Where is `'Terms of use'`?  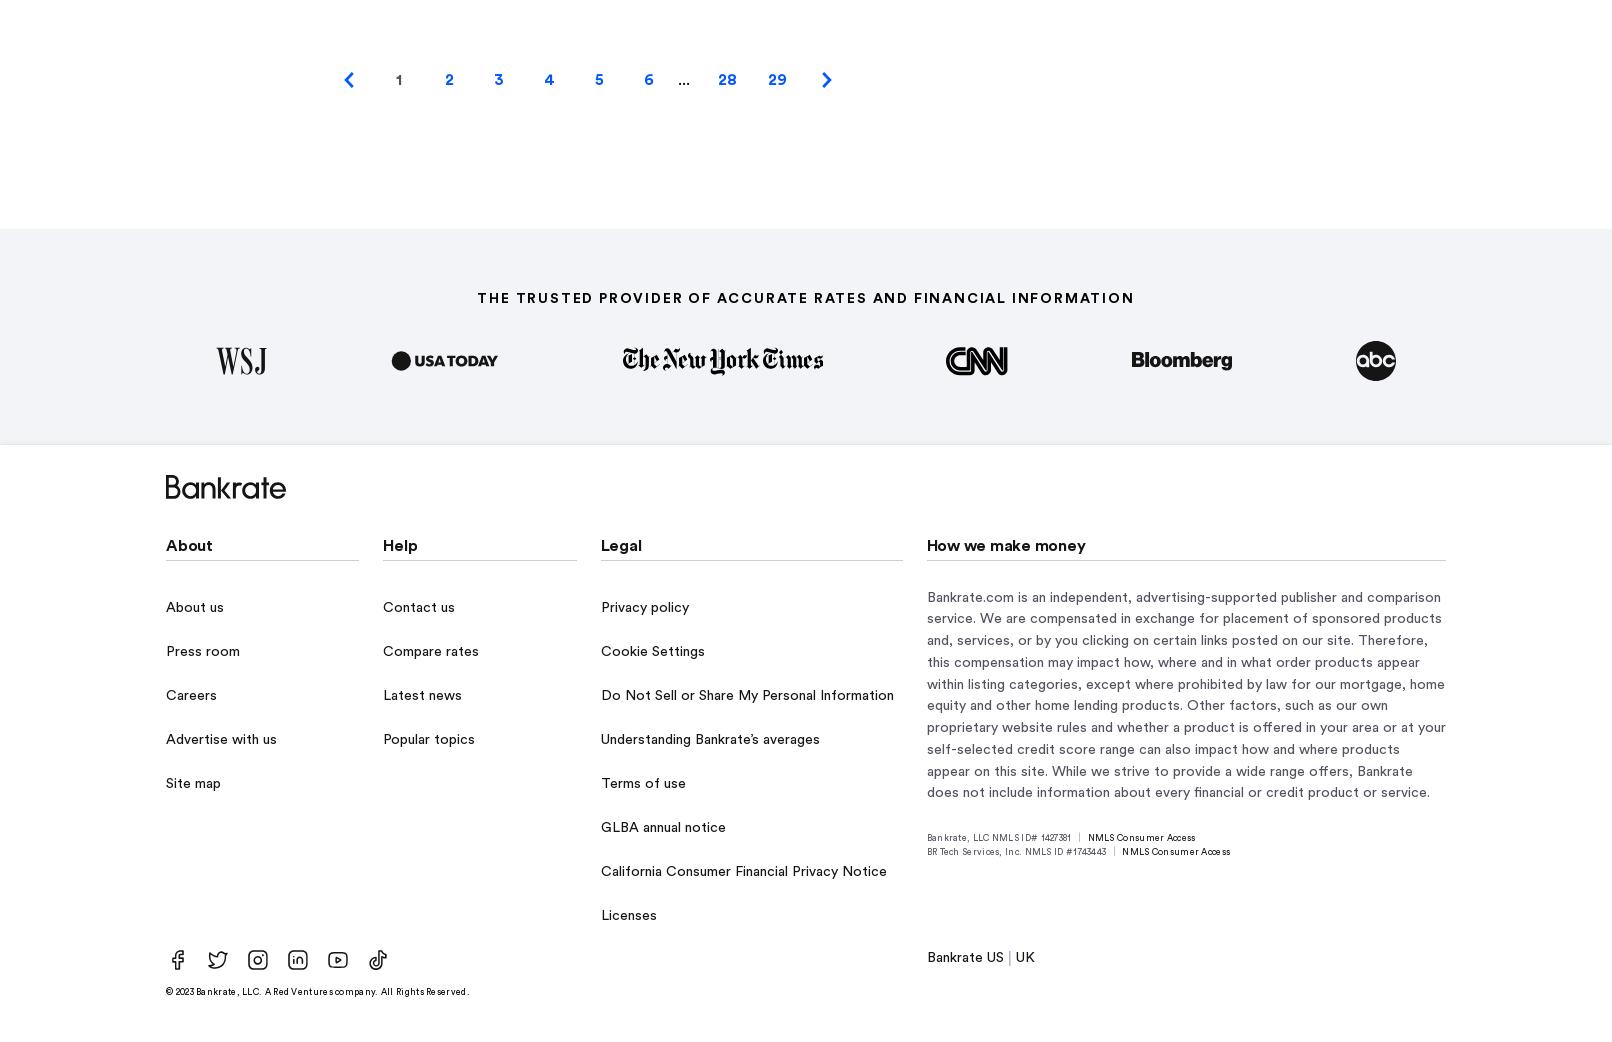 'Terms of use' is located at coordinates (641, 784).